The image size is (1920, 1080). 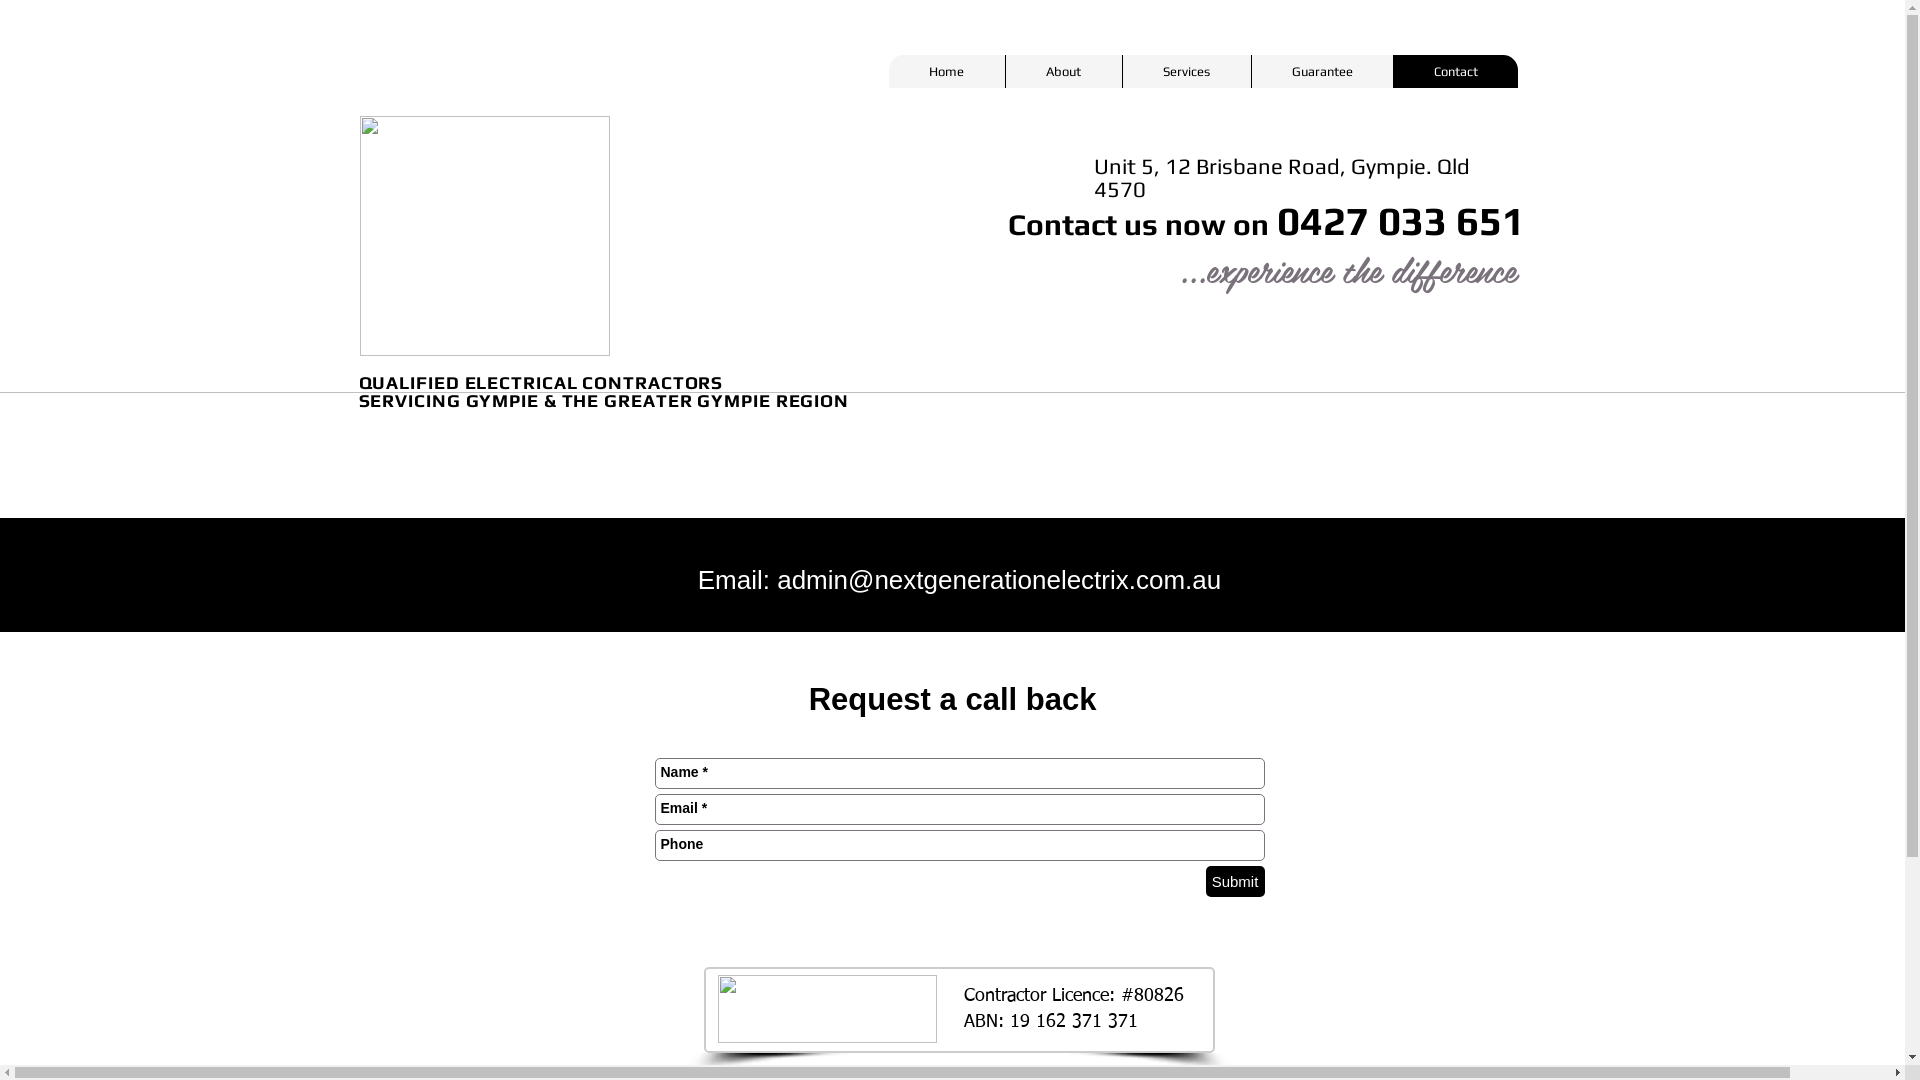 What do you see at coordinates (1186, 70) in the screenshot?
I see `'Services'` at bounding box center [1186, 70].